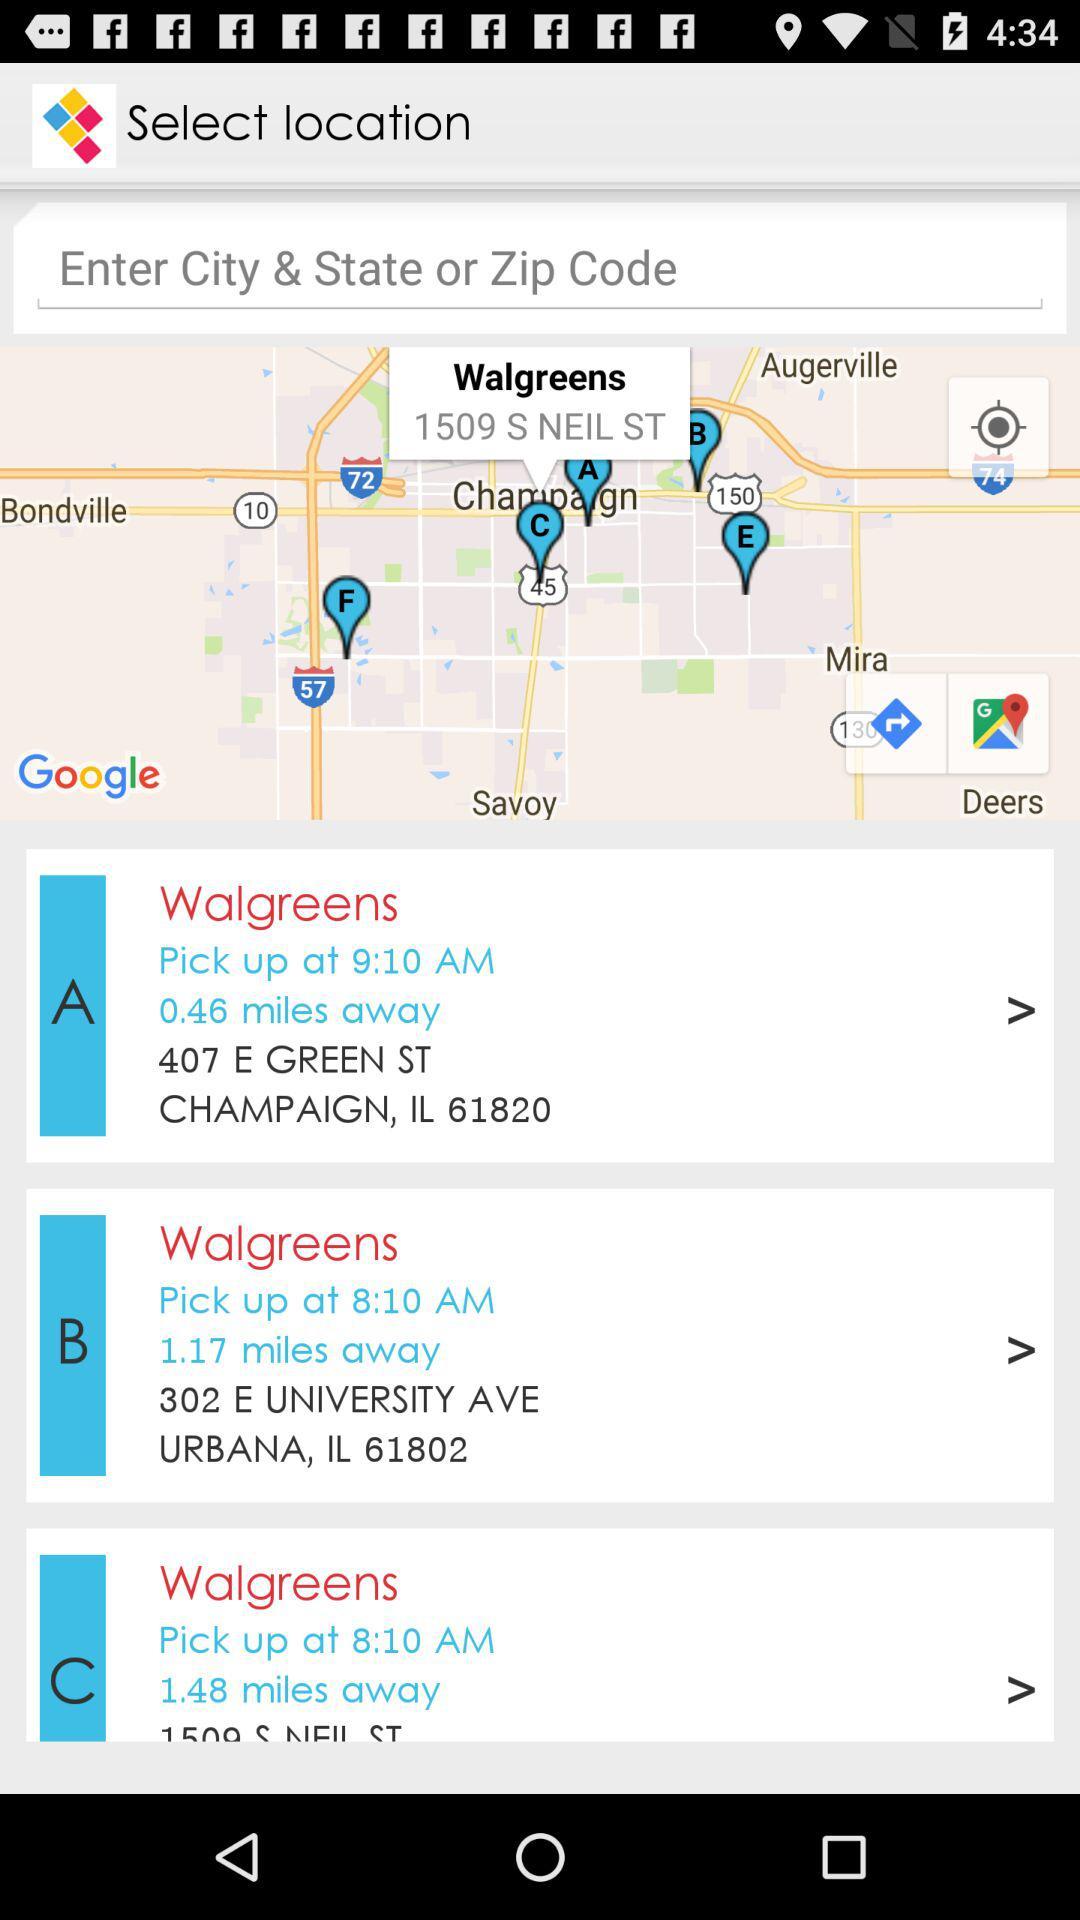 This screenshot has width=1080, height=1920. What do you see at coordinates (540, 1149) in the screenshot?
I see `the item above walgreens icon` at bounding box center [540, 1149].